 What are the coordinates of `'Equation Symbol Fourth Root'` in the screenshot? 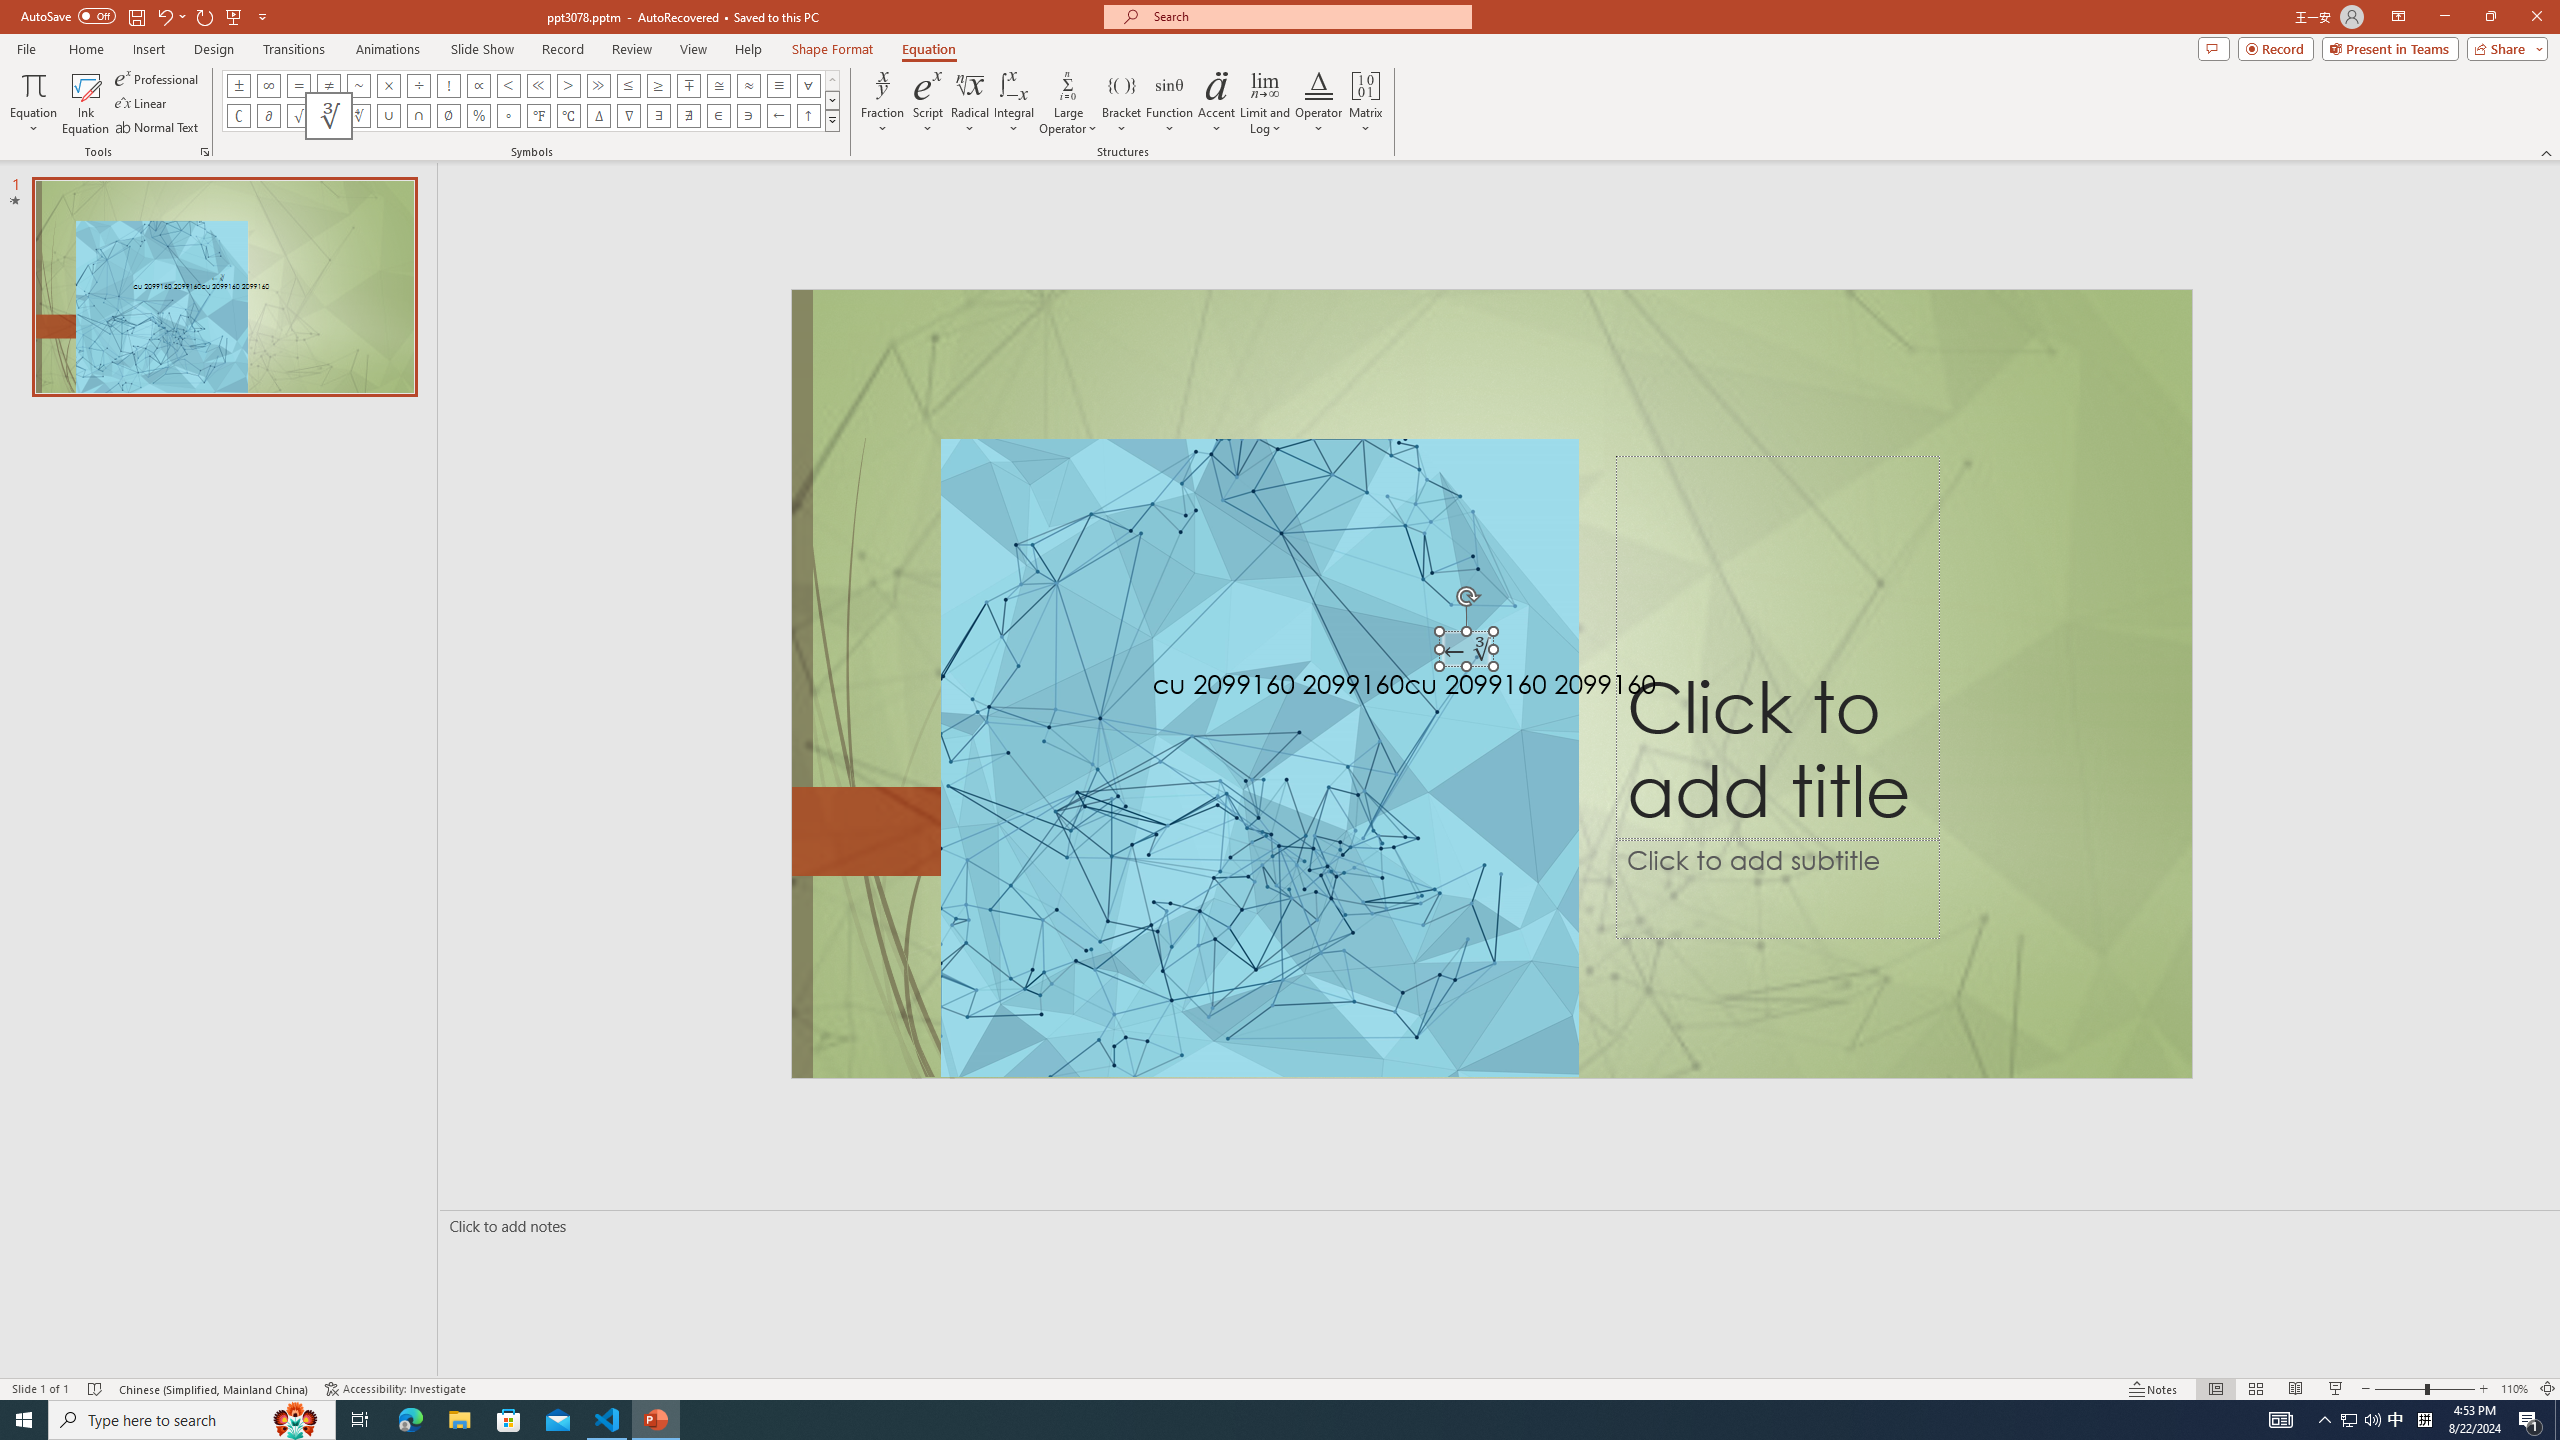 It's located at (358, 114).